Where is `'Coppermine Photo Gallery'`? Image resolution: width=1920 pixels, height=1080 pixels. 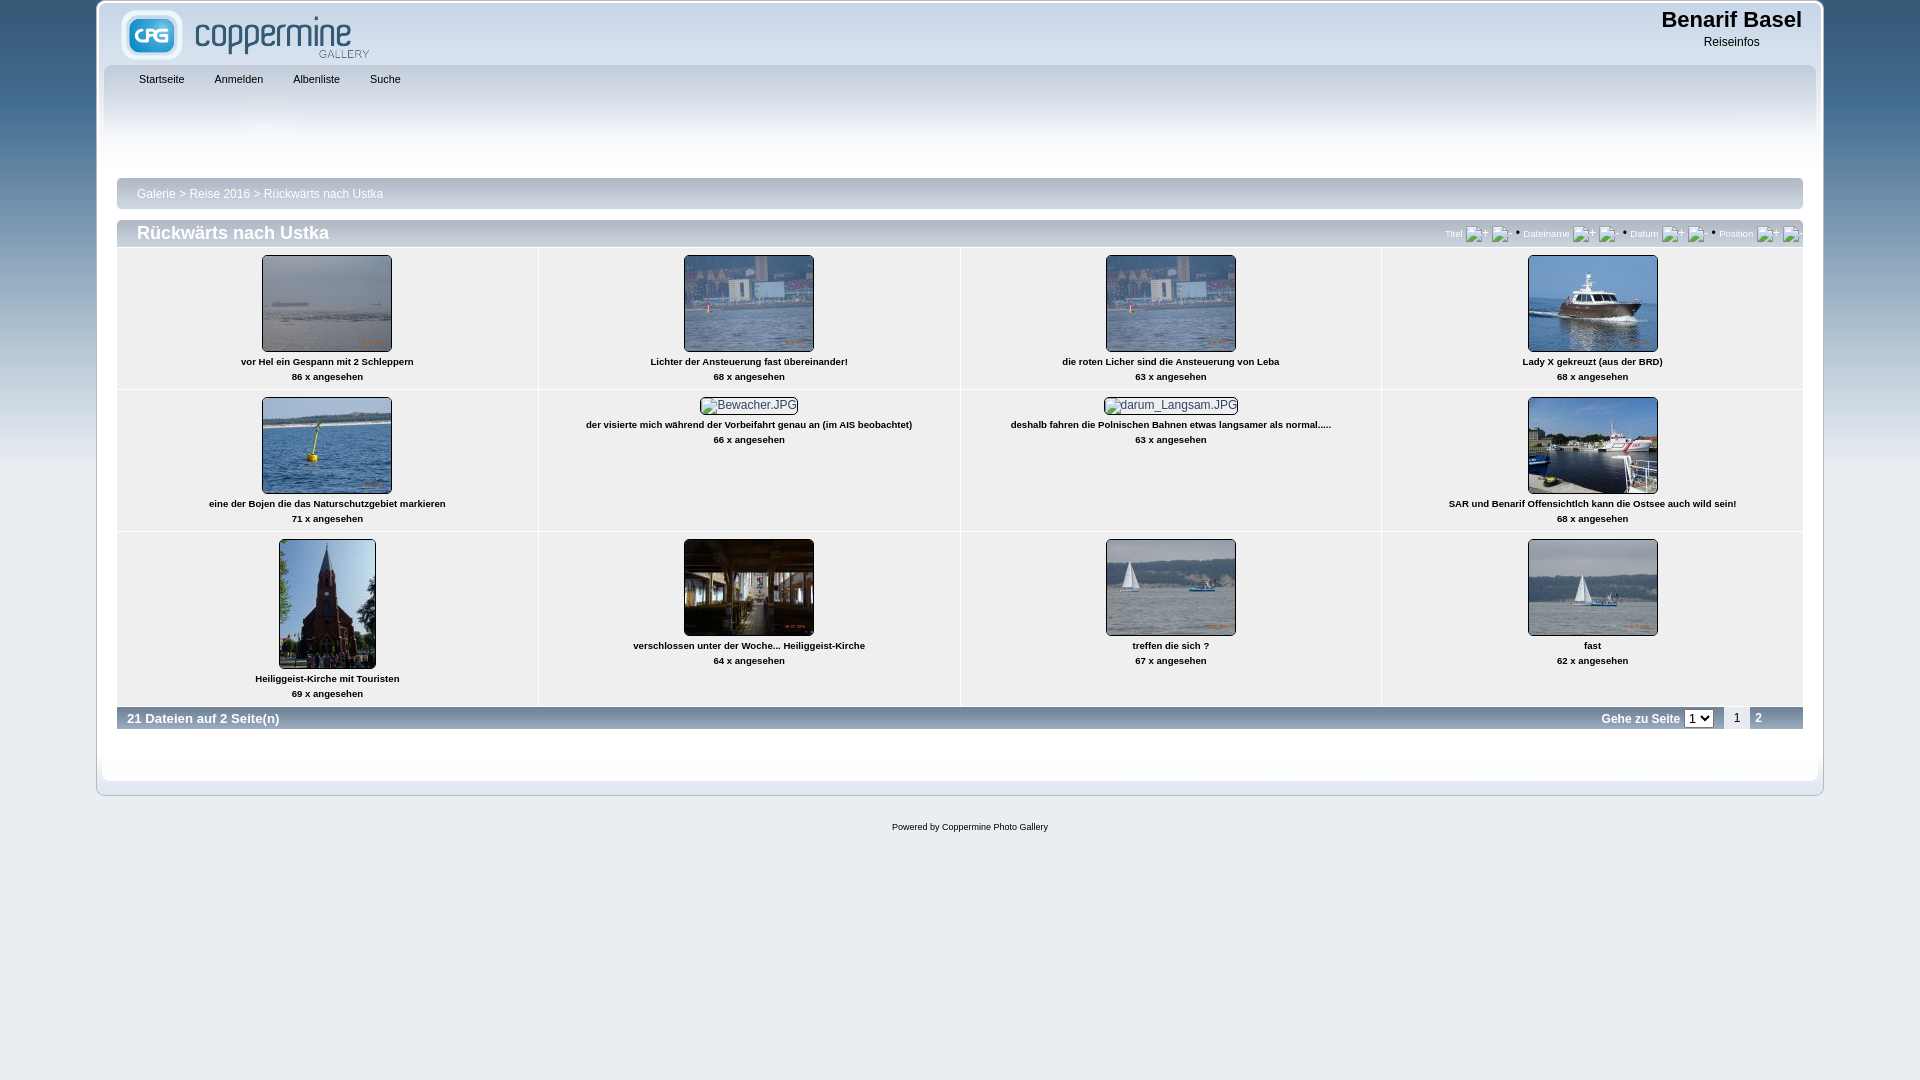
'Coppermine Photo Gallery' is located at coordinates (994, 826).